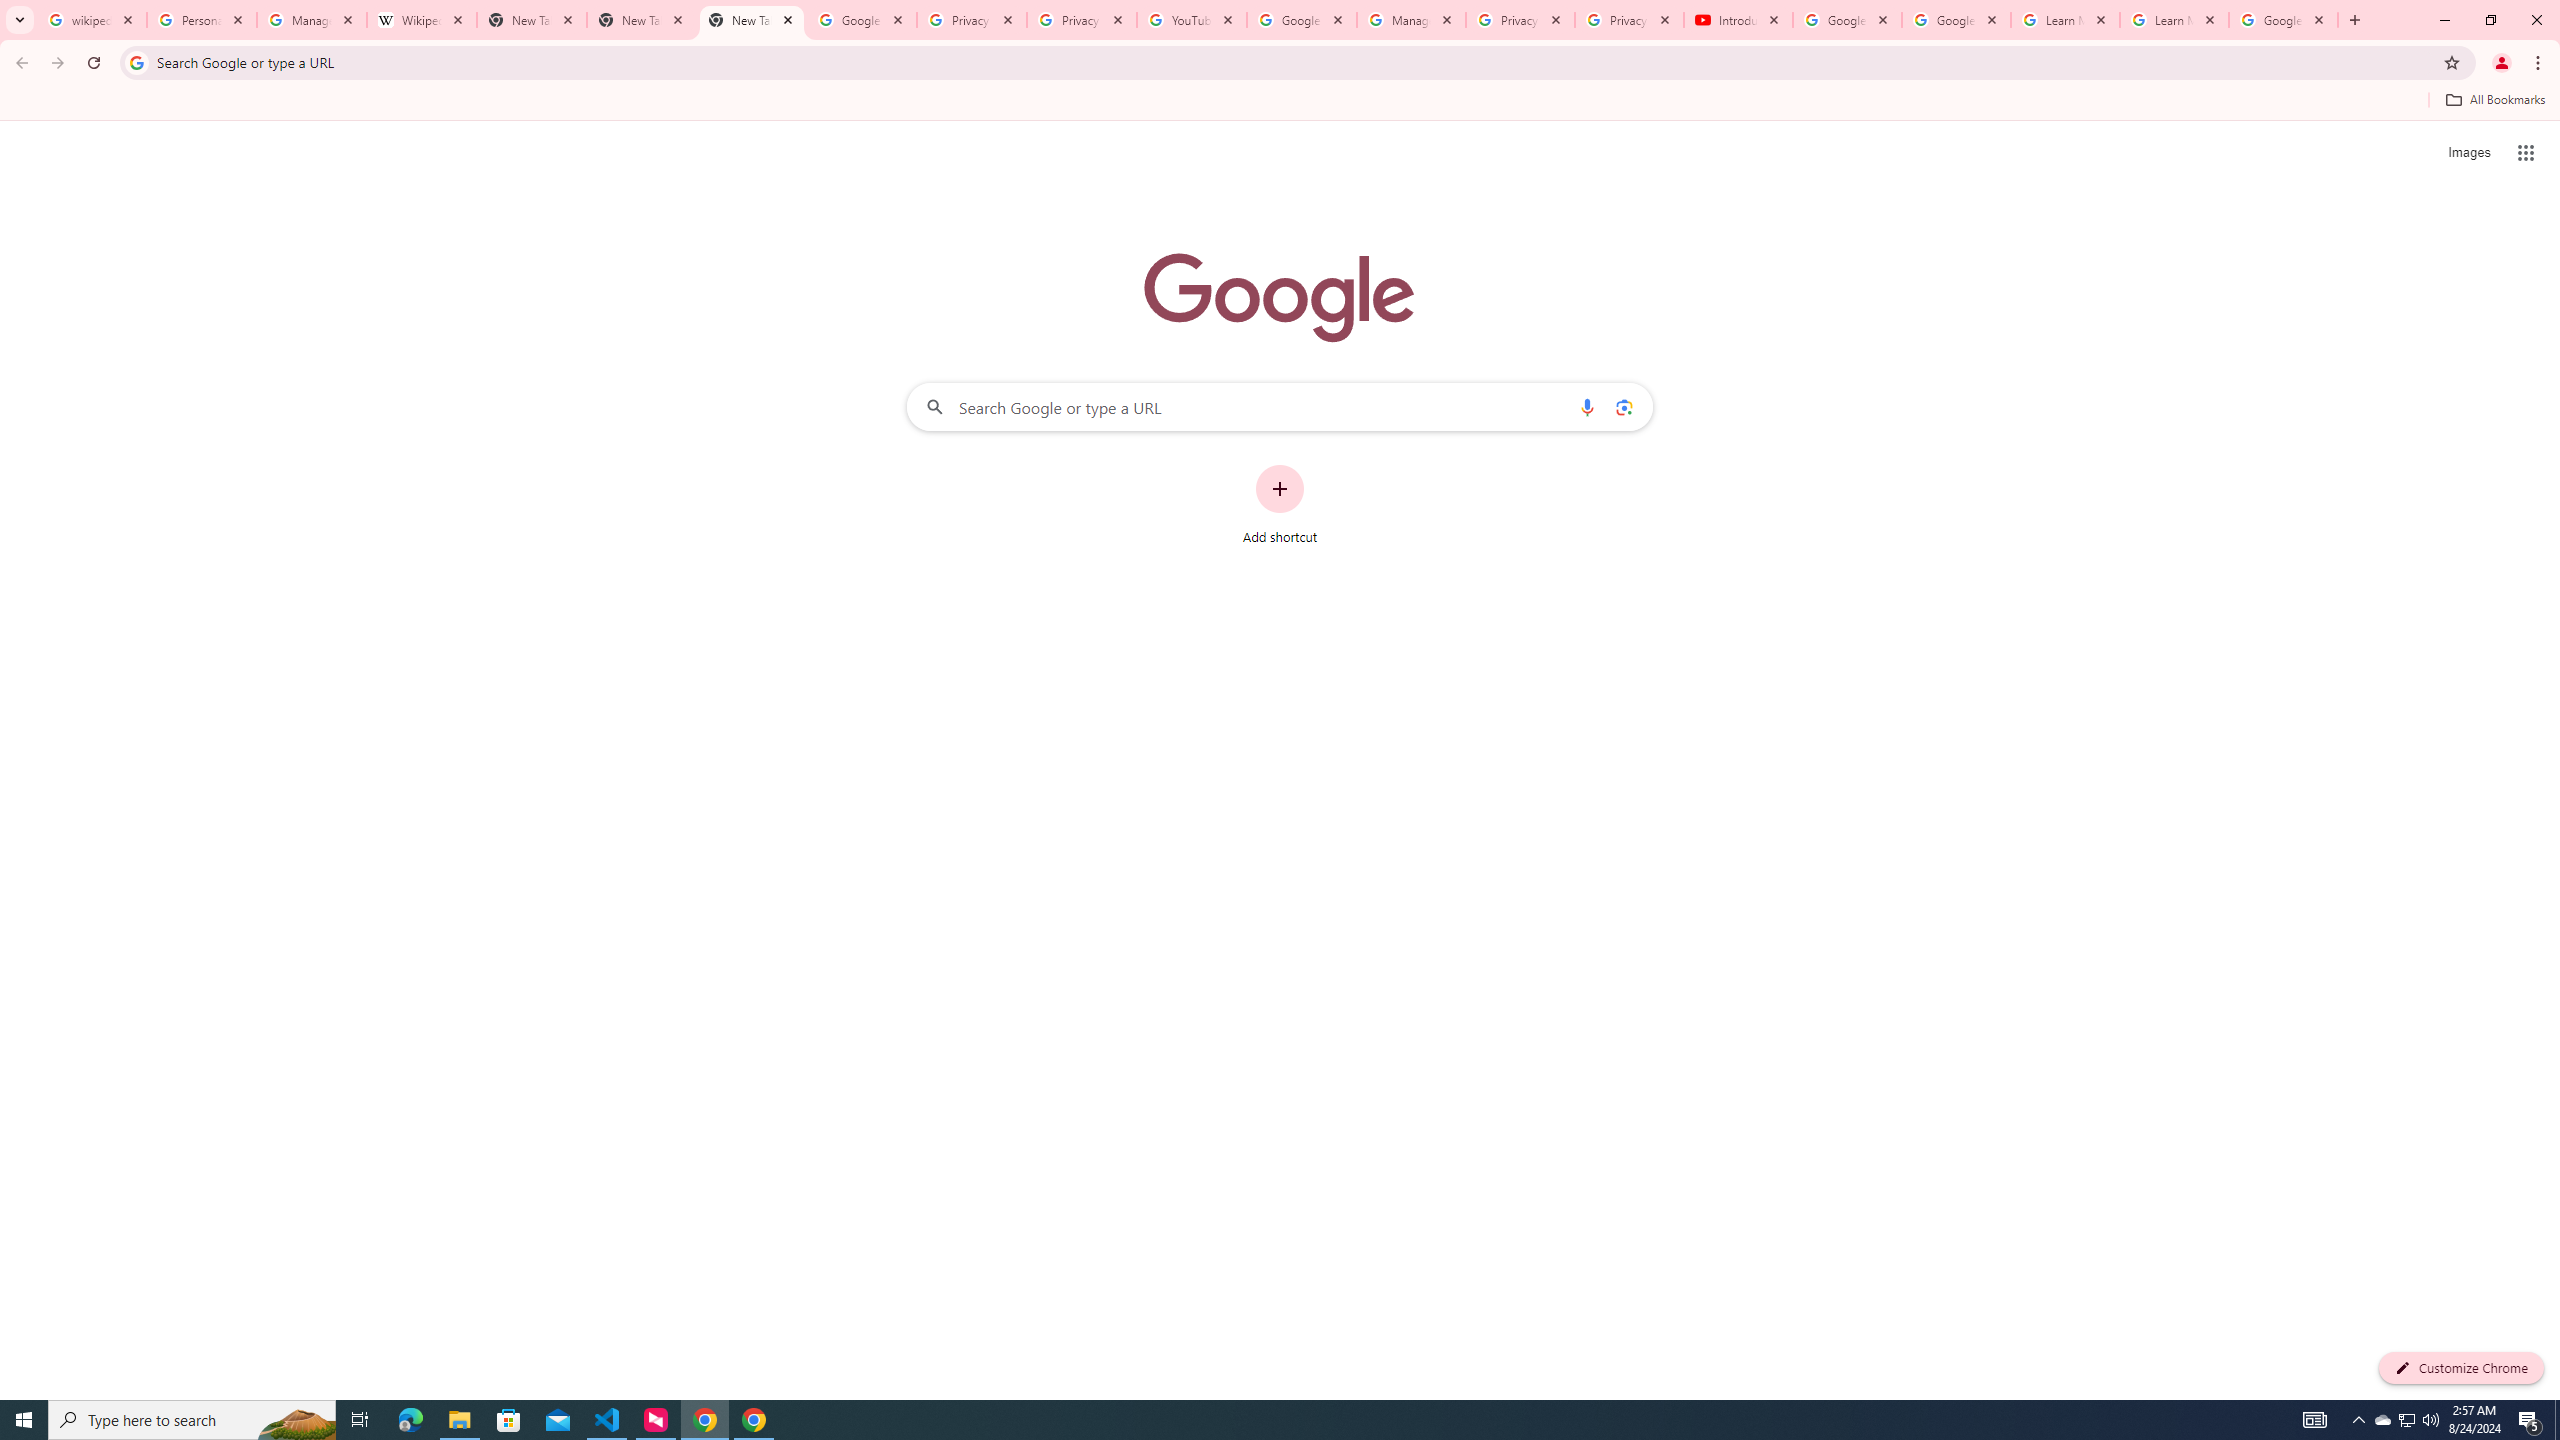 The image size is (2560, 1440). Describe the element at coordinates (1191, 19) in the screenshot. I see `'YouTube'` at that location.